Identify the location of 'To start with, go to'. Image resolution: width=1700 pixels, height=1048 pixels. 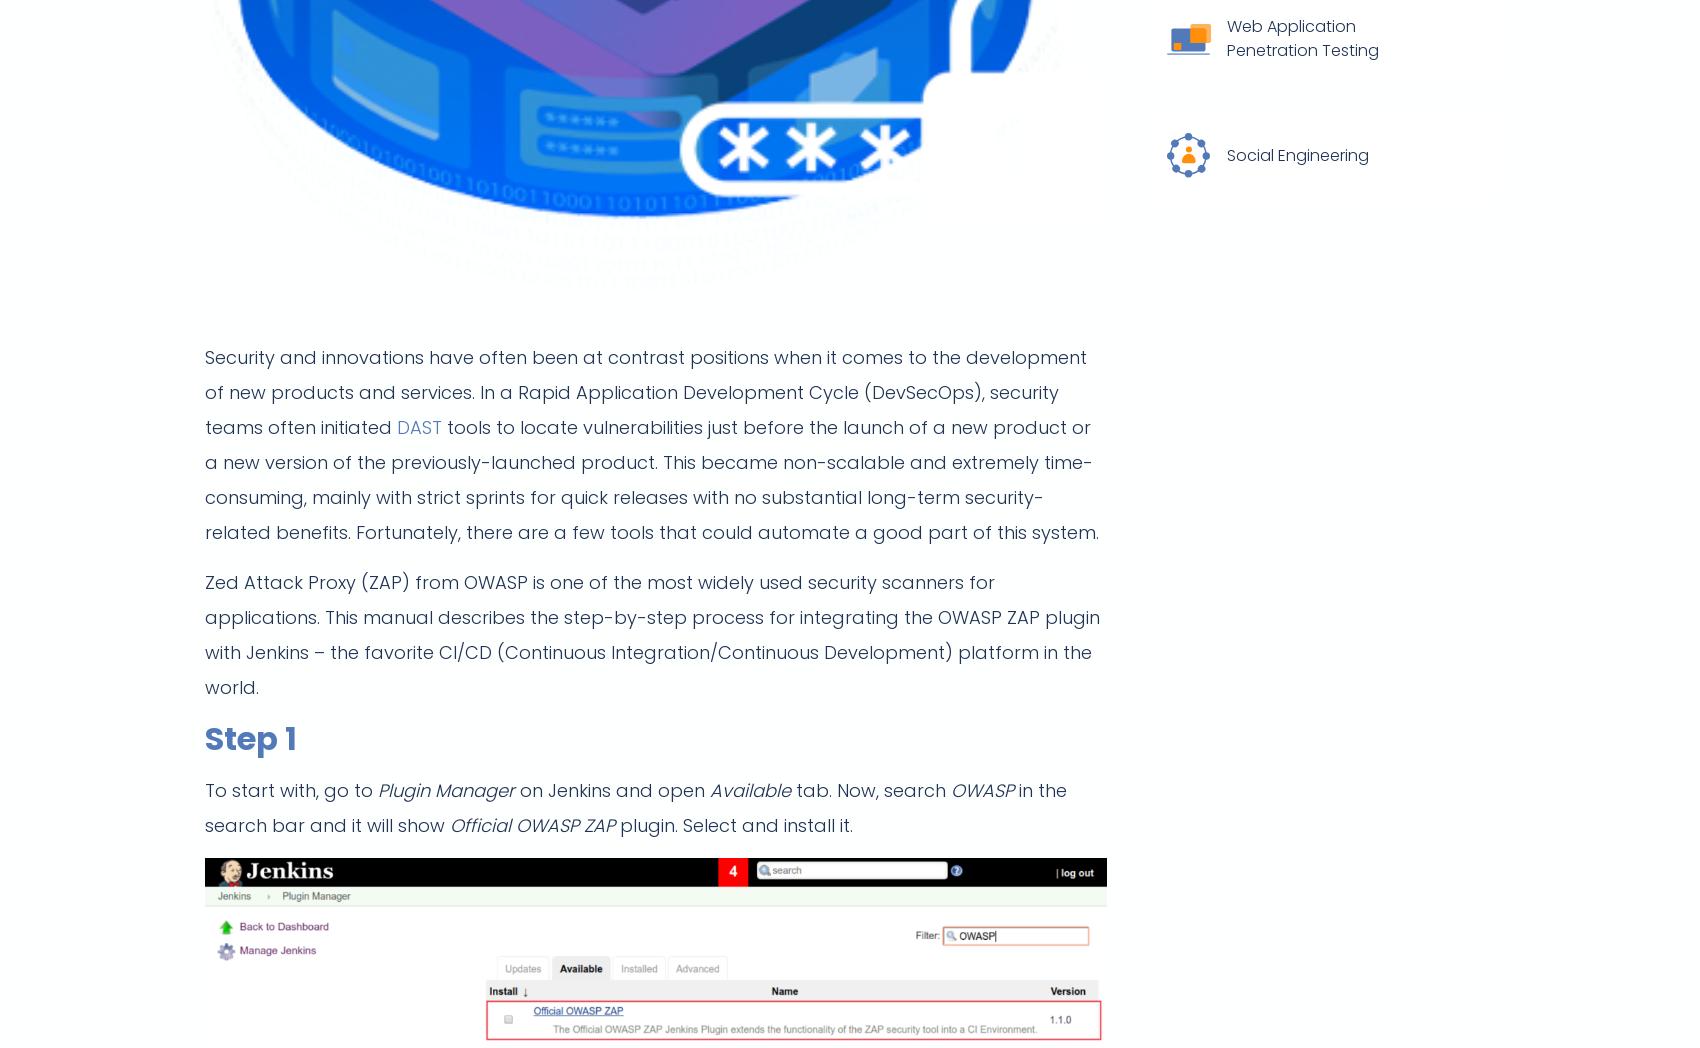
(204, 789).